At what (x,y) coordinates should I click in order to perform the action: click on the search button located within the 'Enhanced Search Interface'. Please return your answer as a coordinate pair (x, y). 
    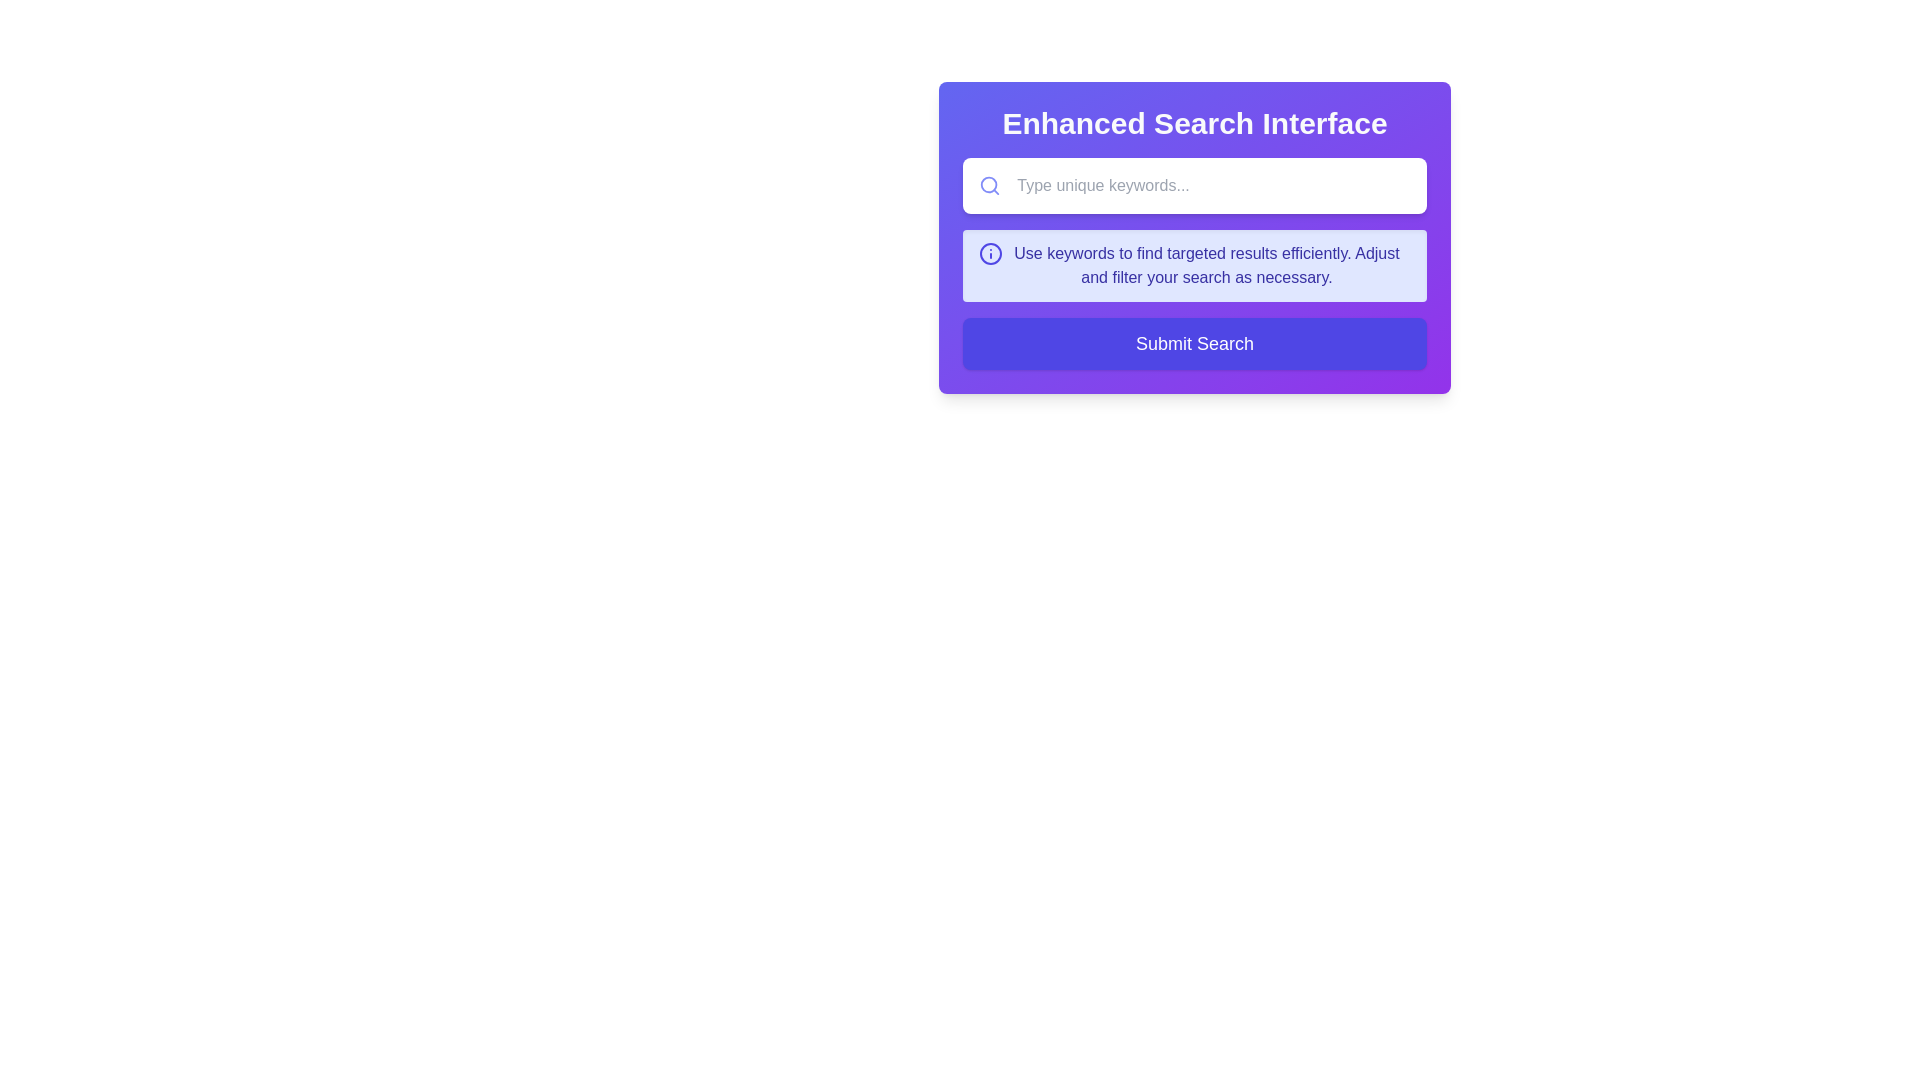
    Looking at the image, I should click on (1195, 342).